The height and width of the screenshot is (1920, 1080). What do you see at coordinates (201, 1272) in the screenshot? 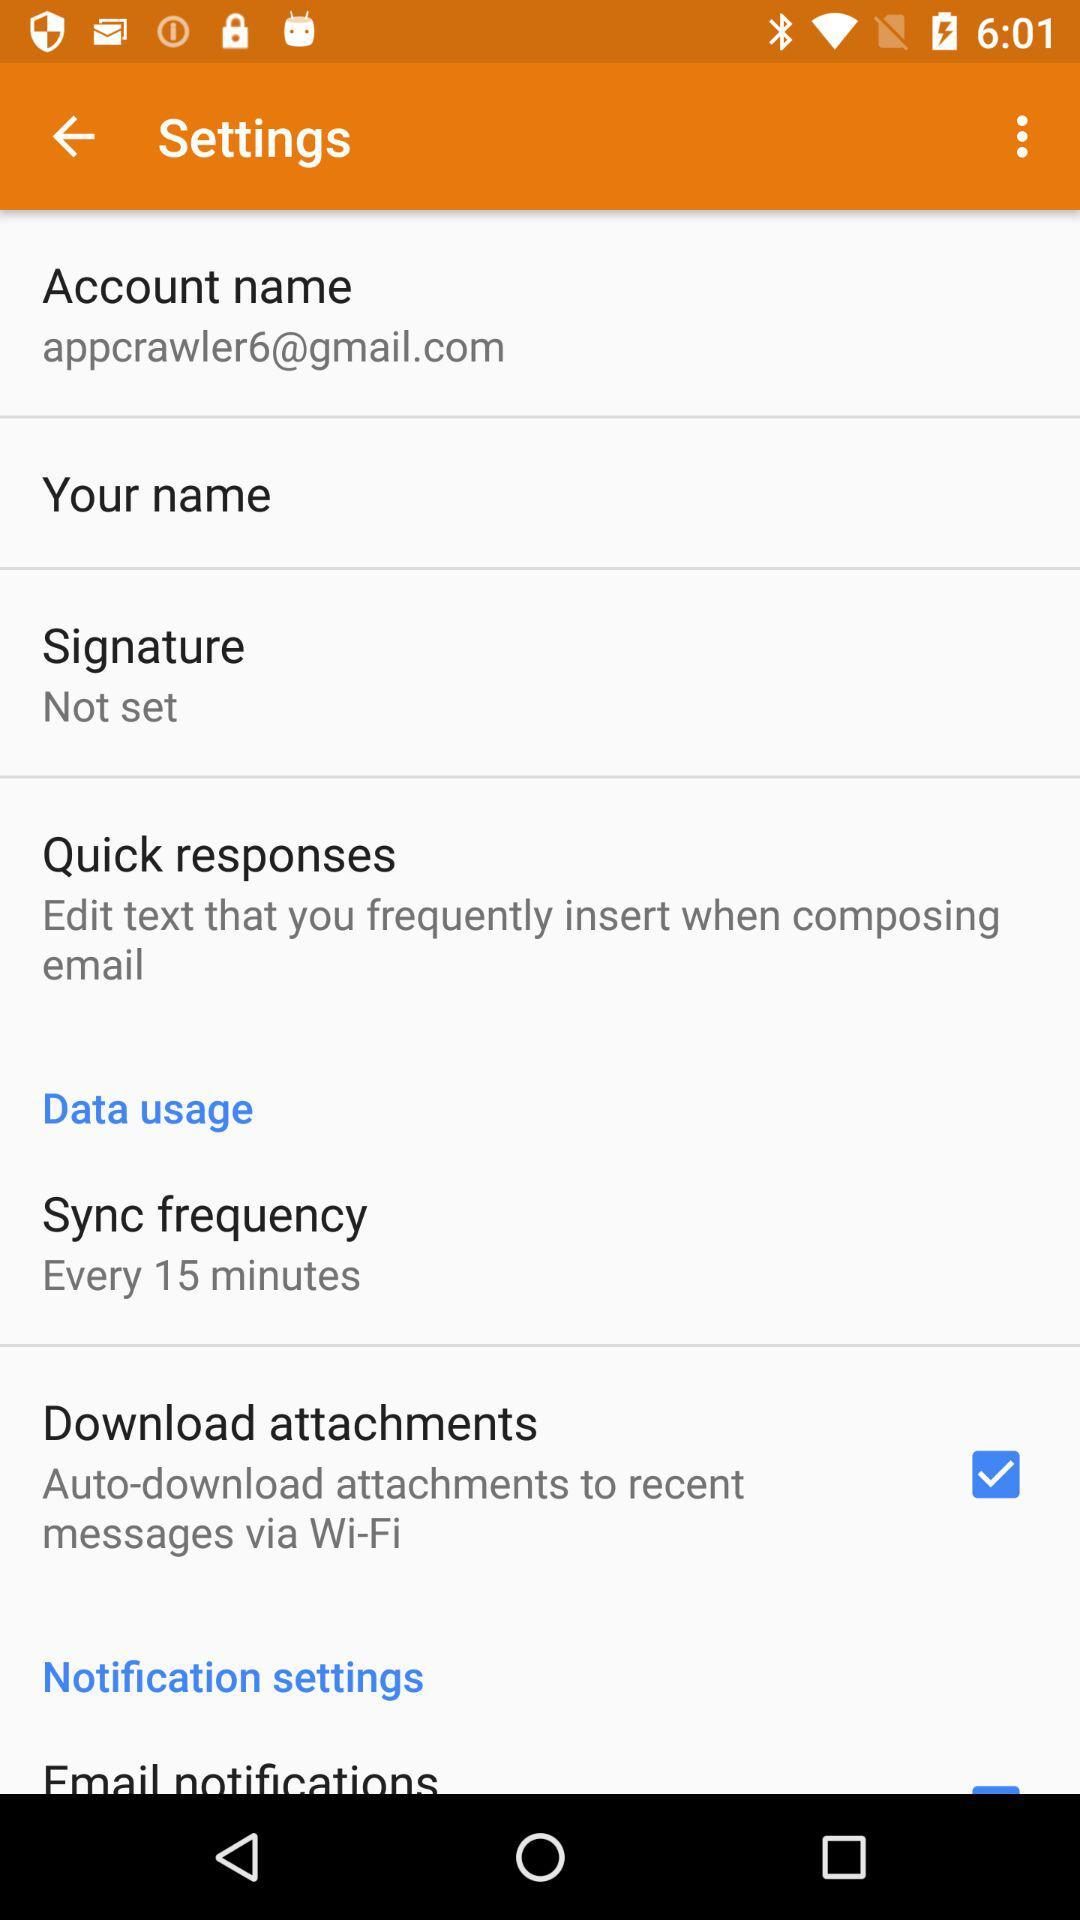
I see `the every 15 minutes` at bounding box center [201, 1272].